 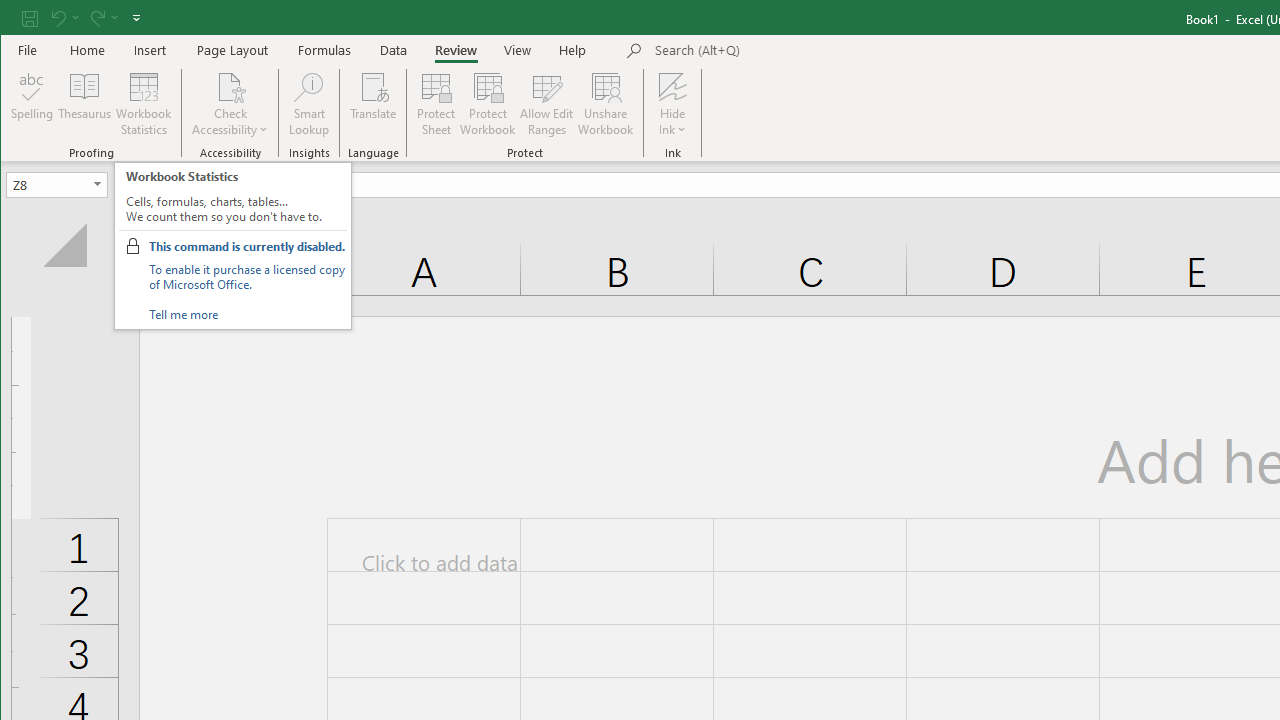 What do you see at coordinates (230, 85) in the screenshot?
I see `'Check Accessibility'` at bounding box center [230, 85].